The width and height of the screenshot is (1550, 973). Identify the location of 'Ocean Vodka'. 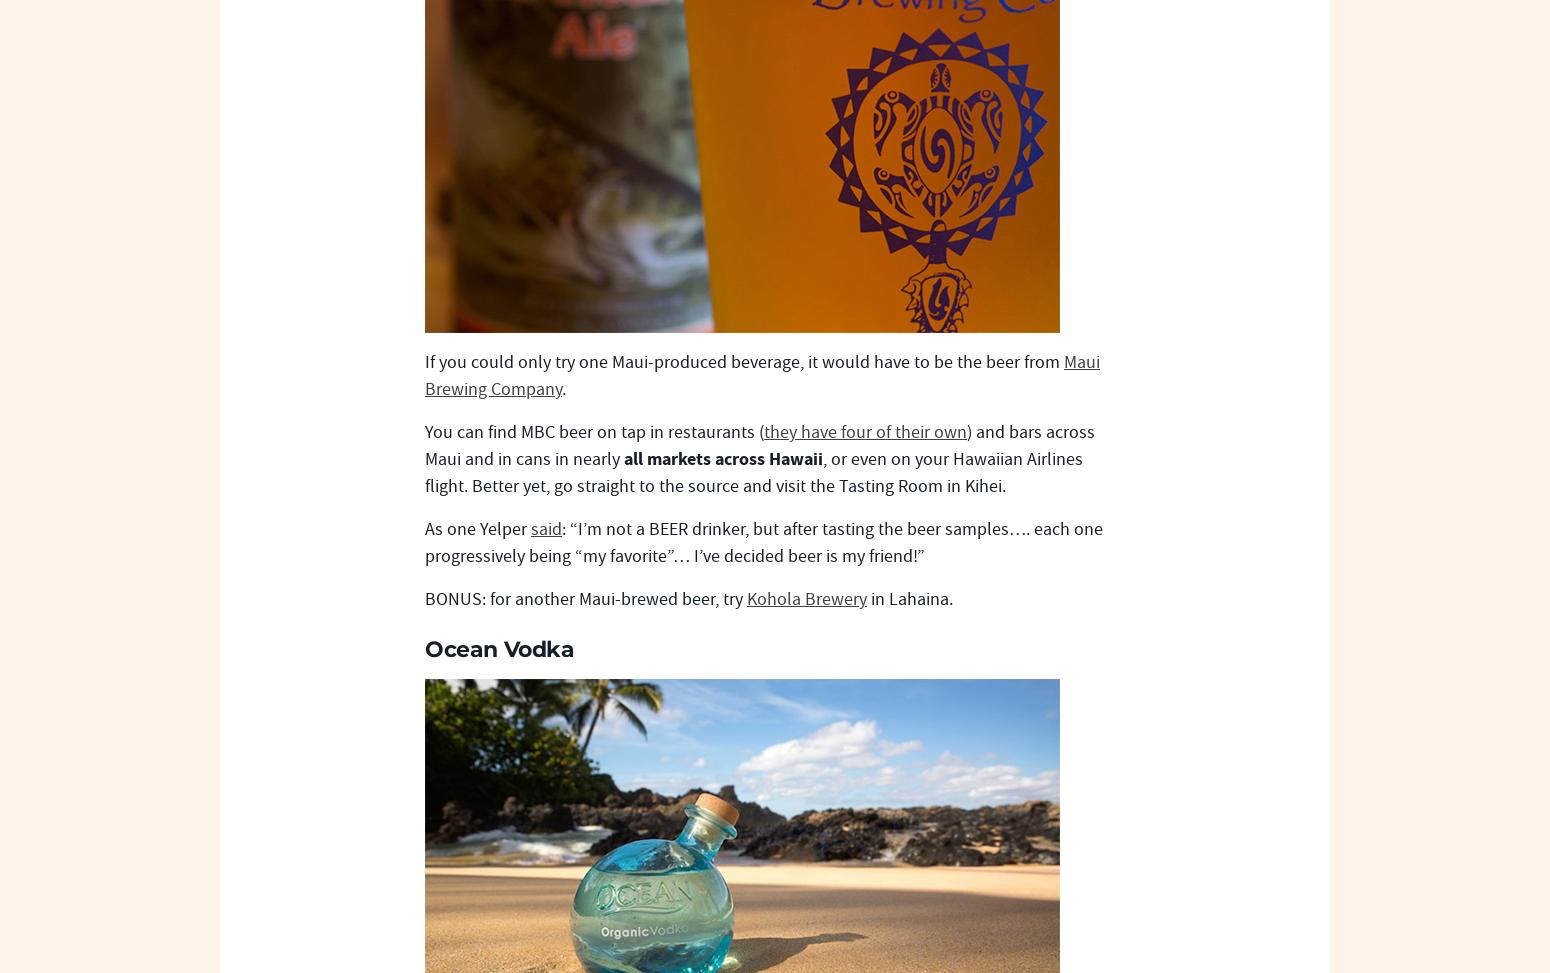
(425, 648).